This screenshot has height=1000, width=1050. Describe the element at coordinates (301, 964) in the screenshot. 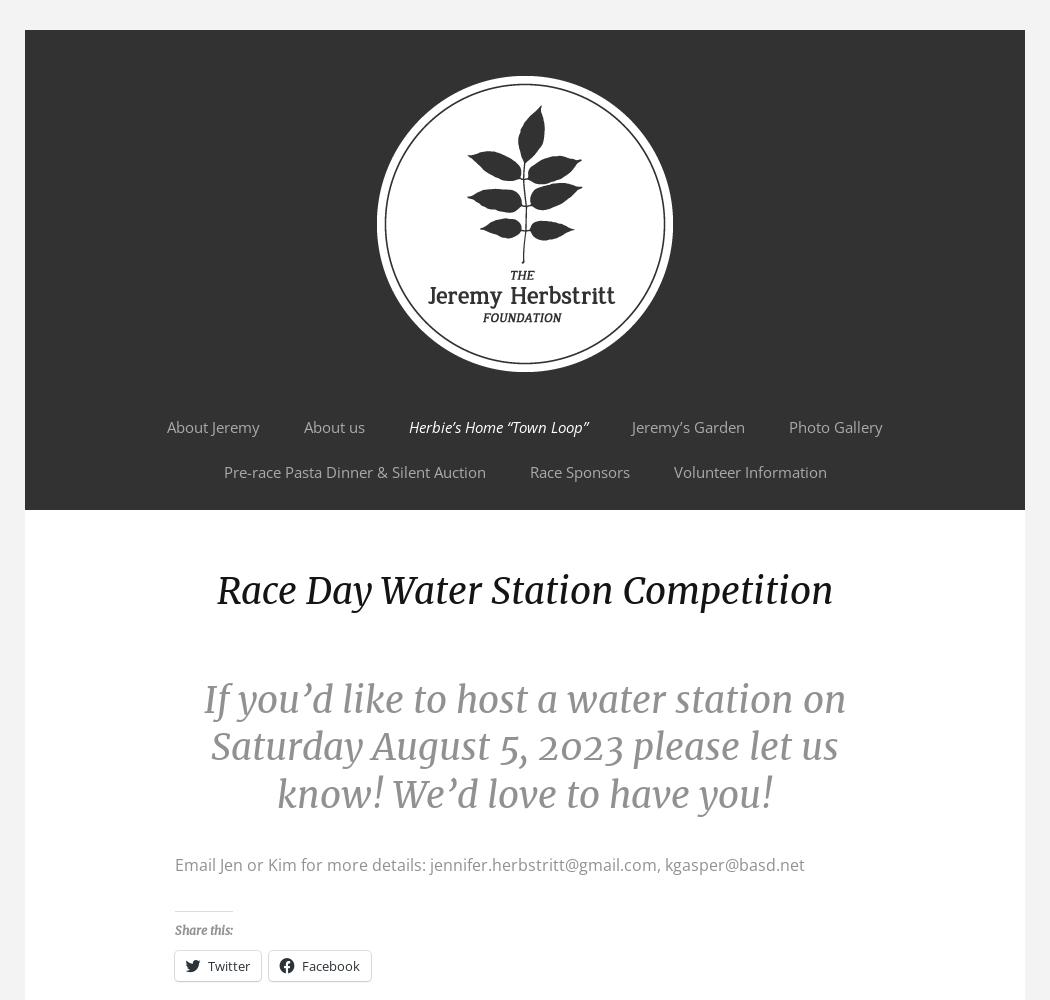

I see `'Facebook'` at that location.